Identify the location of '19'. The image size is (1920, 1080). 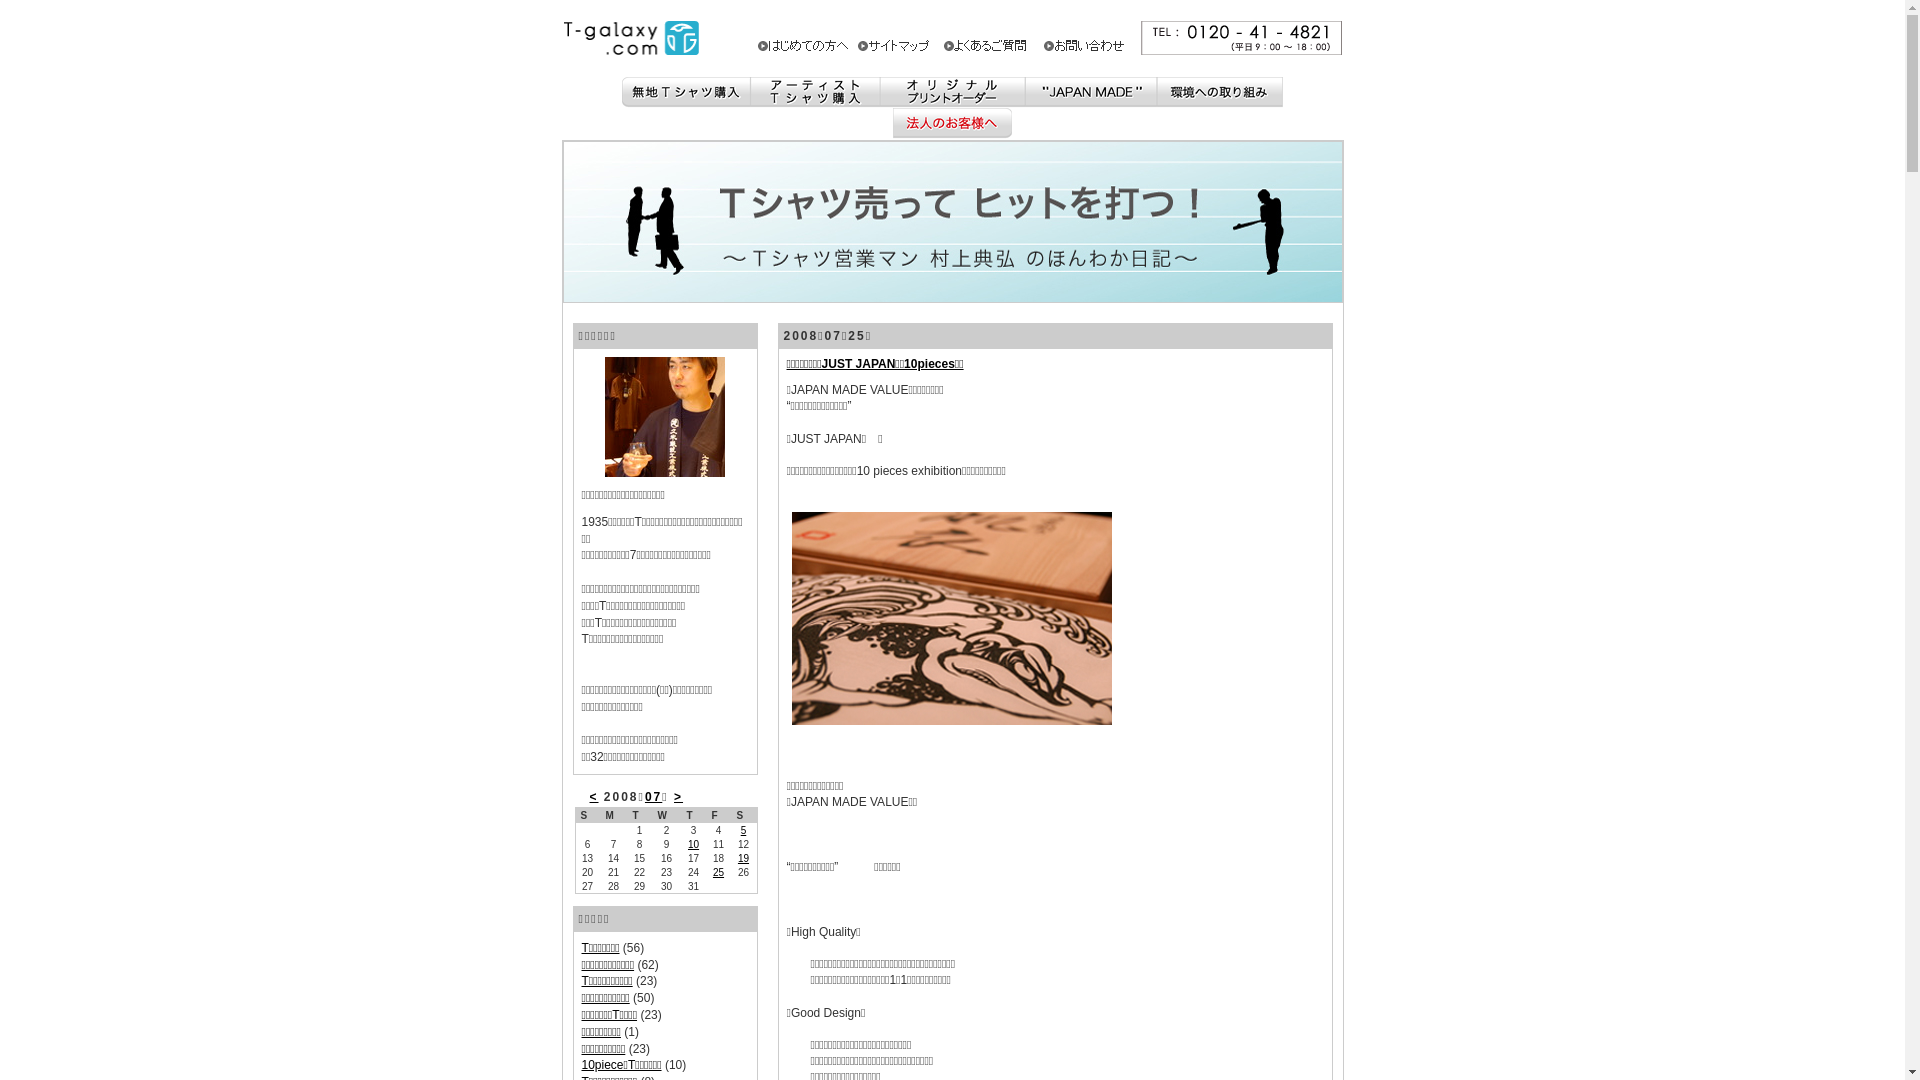
(737, 857).